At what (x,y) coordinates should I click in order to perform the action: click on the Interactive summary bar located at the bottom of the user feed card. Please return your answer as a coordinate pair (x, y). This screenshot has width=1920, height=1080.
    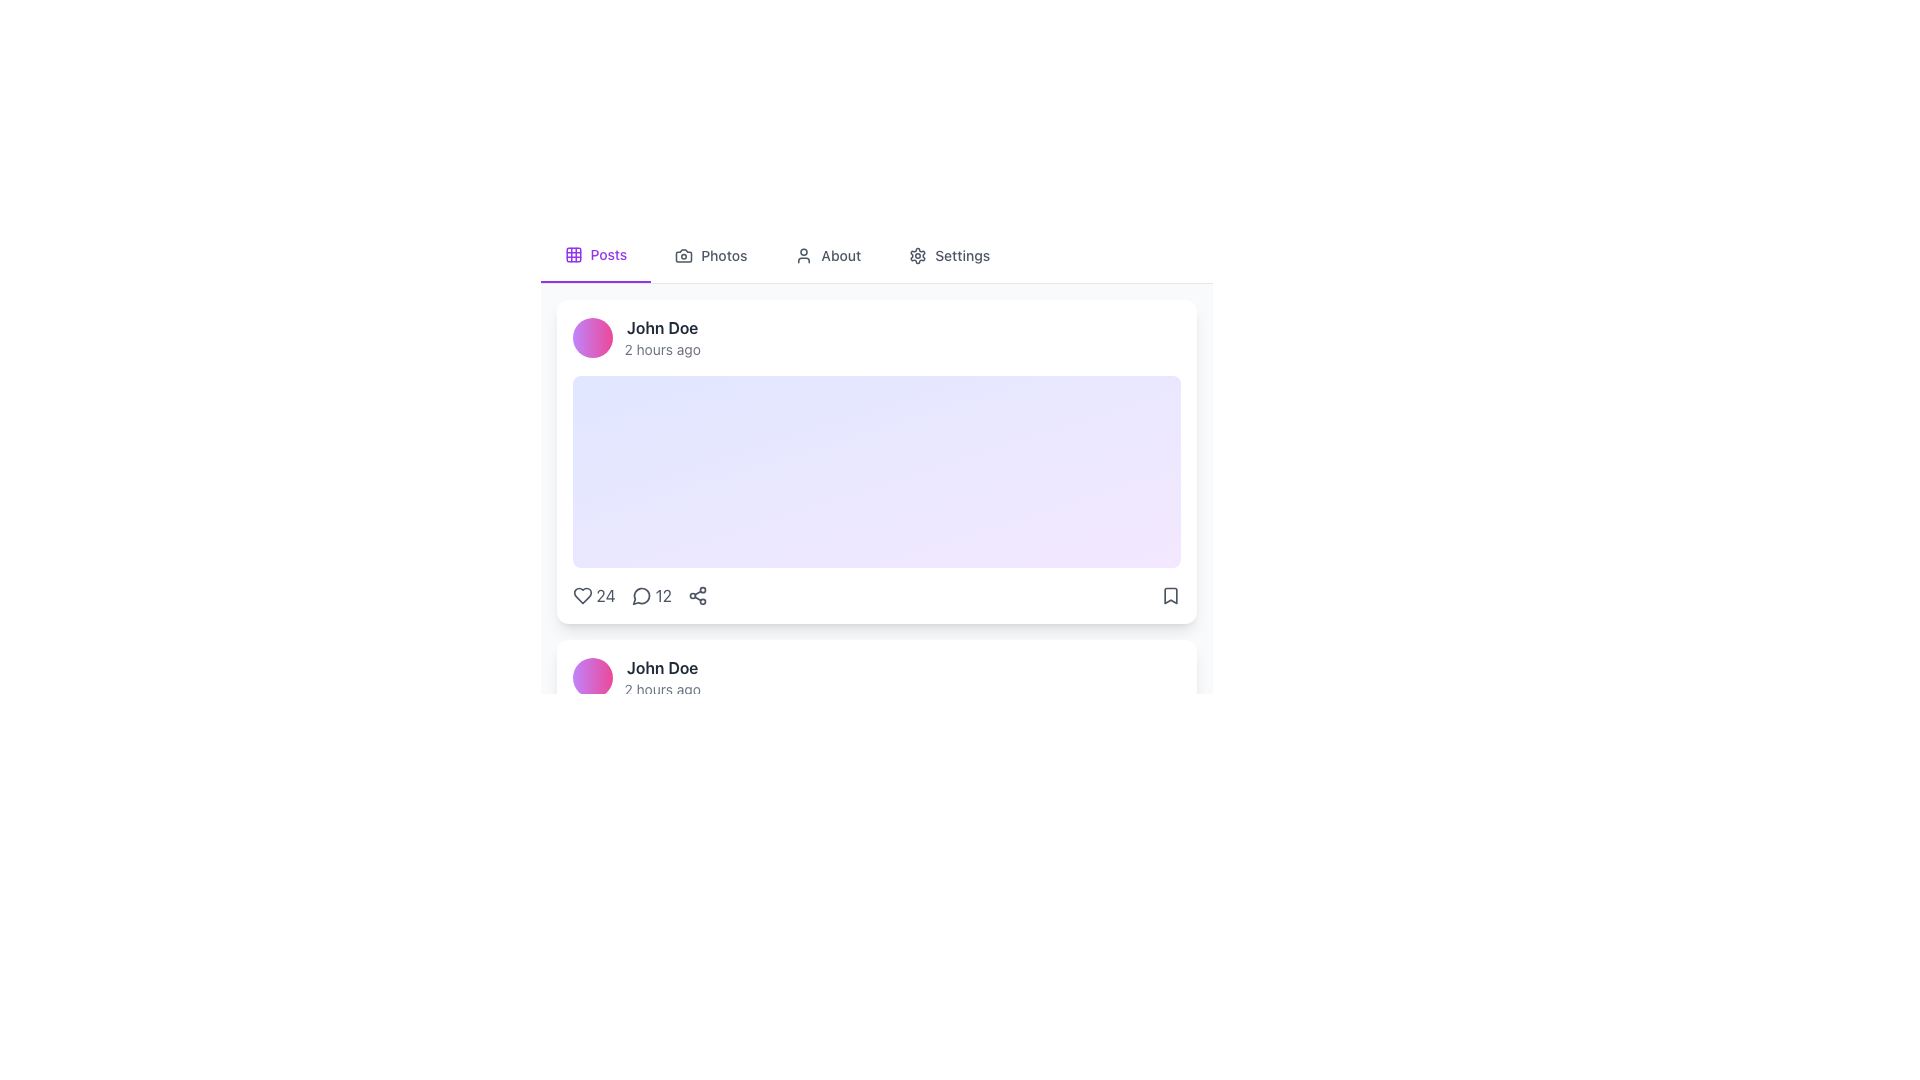
    Looking at the image, I should click on (876, 595).